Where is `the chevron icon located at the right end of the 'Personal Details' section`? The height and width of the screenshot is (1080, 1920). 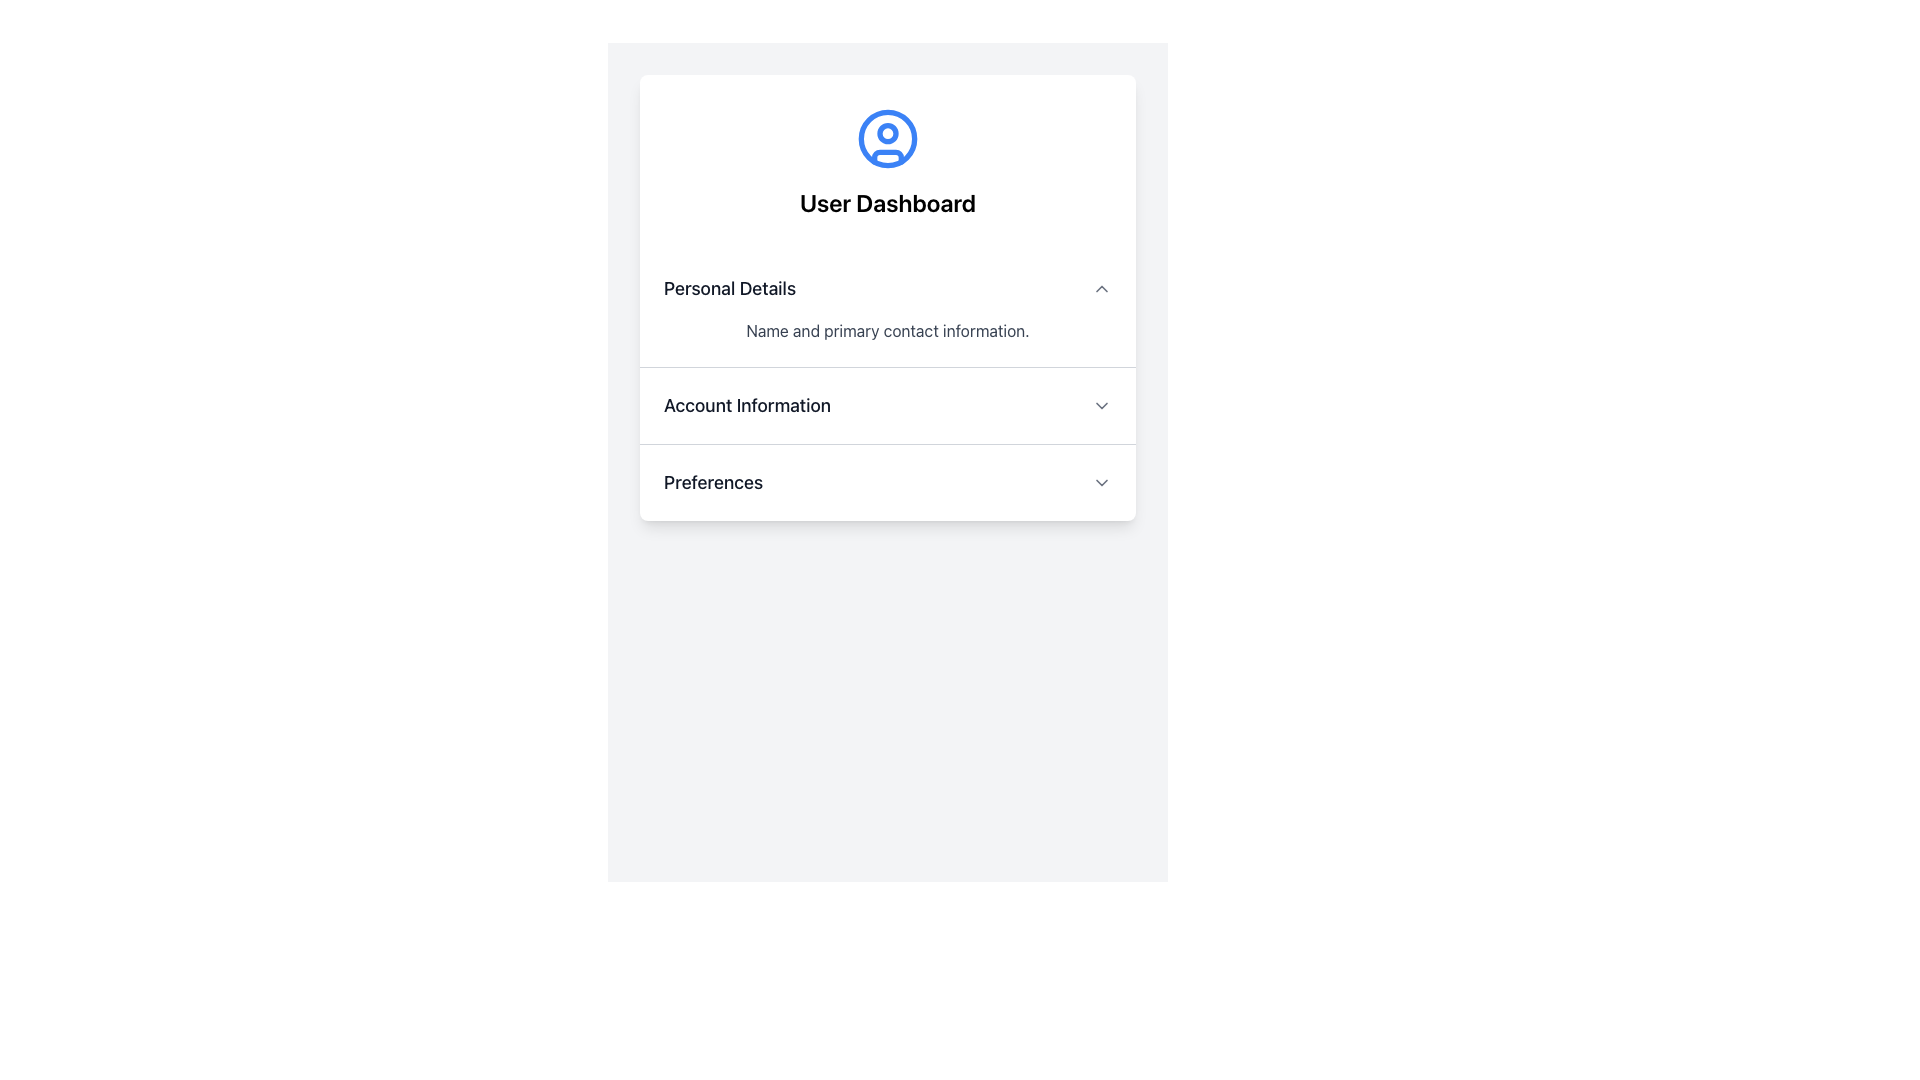
the chevron icon located at the right end of the 'Personal Details' section is located at coordinates (1101, 289).